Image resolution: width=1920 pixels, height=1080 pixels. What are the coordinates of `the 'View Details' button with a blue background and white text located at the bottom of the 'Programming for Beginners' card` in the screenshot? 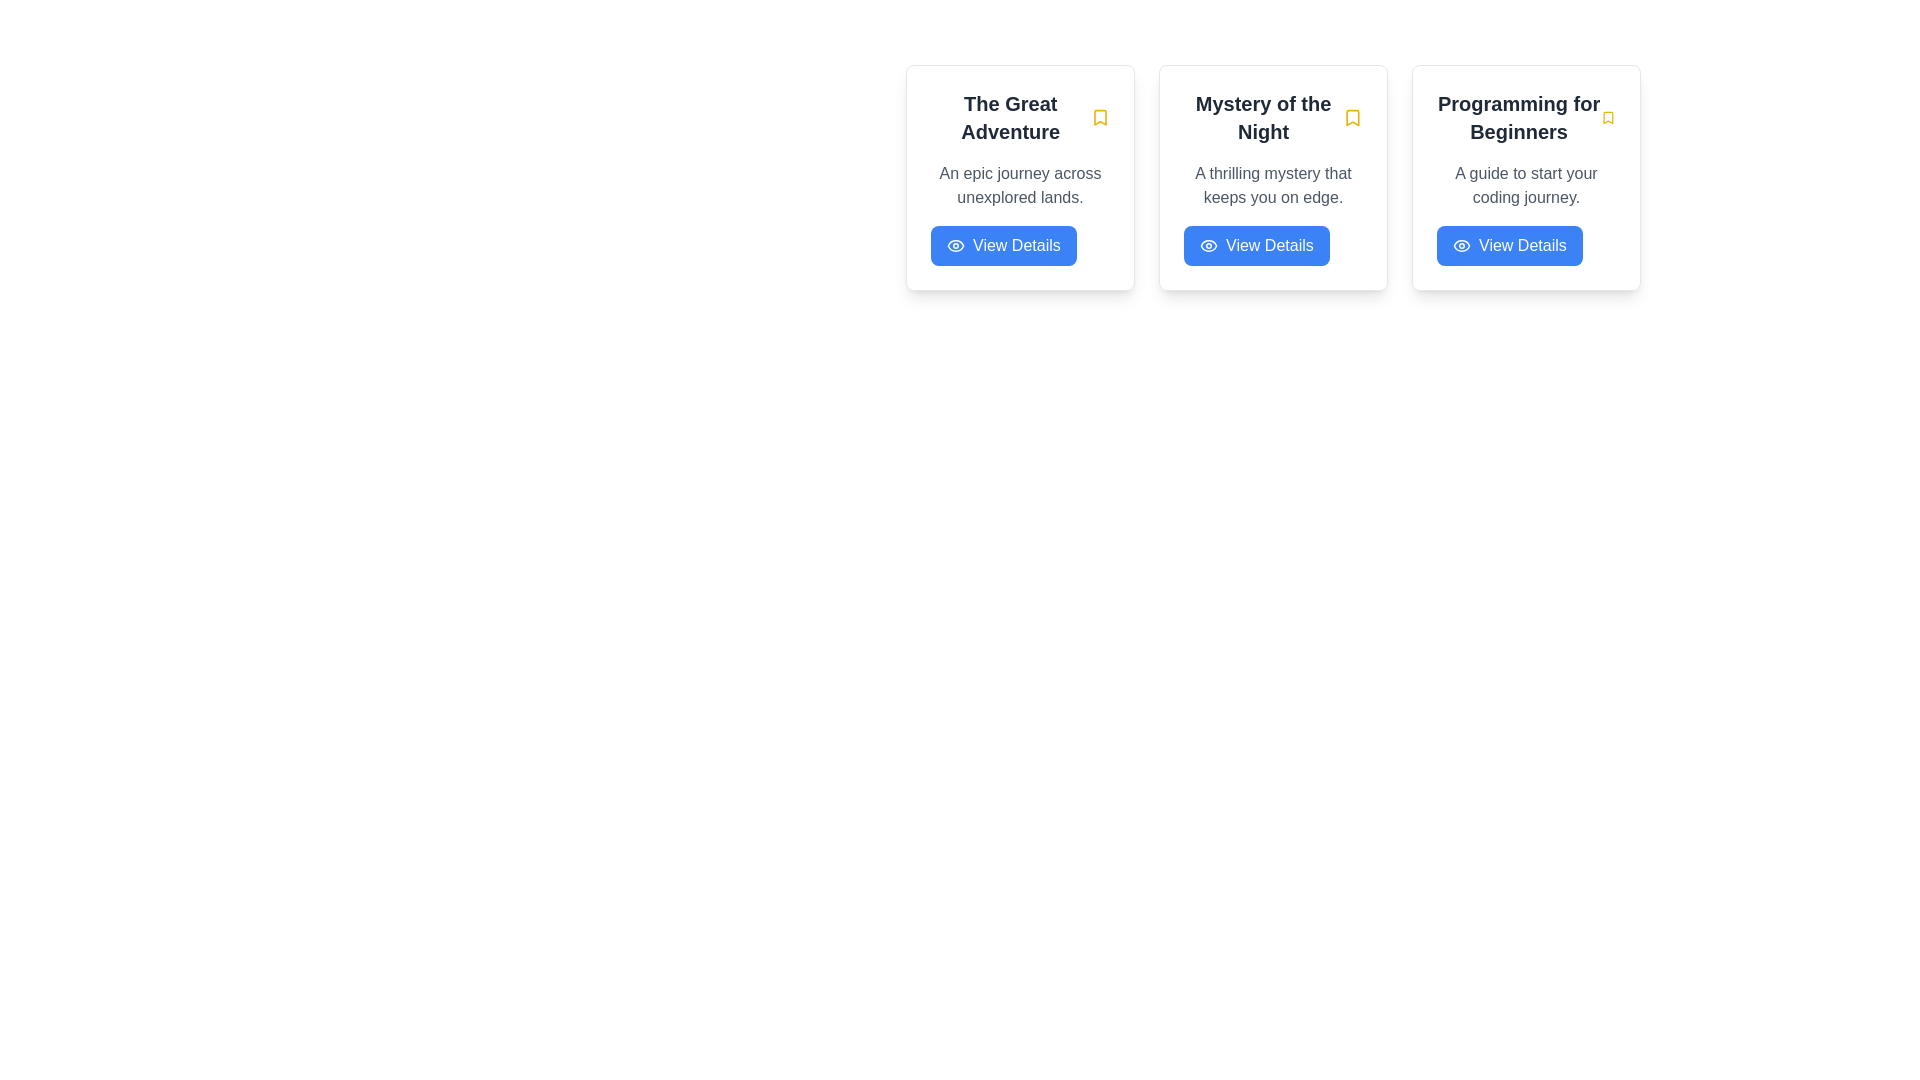 It's located at (1509, 245).